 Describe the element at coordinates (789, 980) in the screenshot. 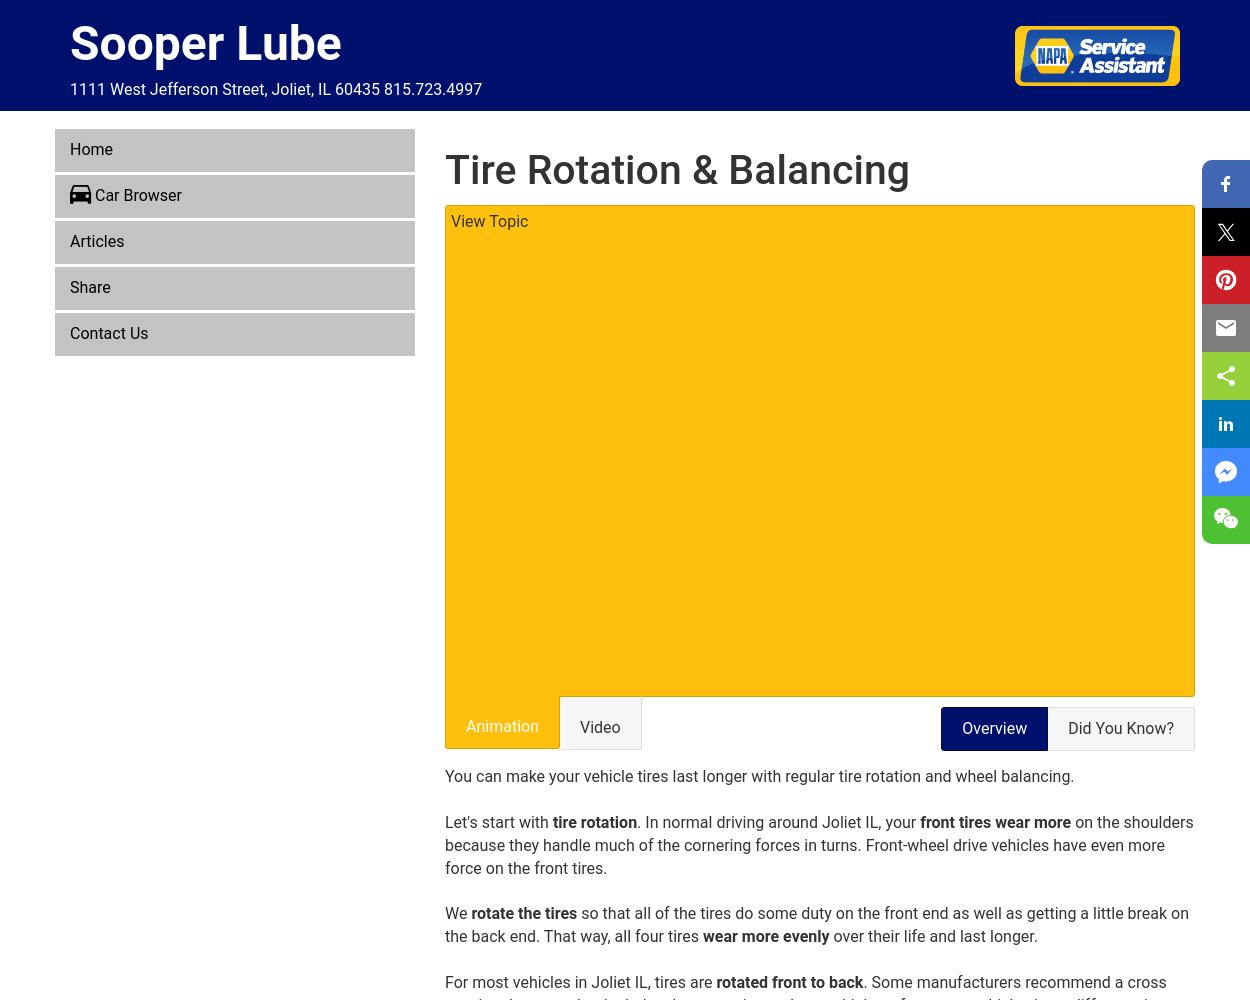

I see `'rotated front to back'` at that location.